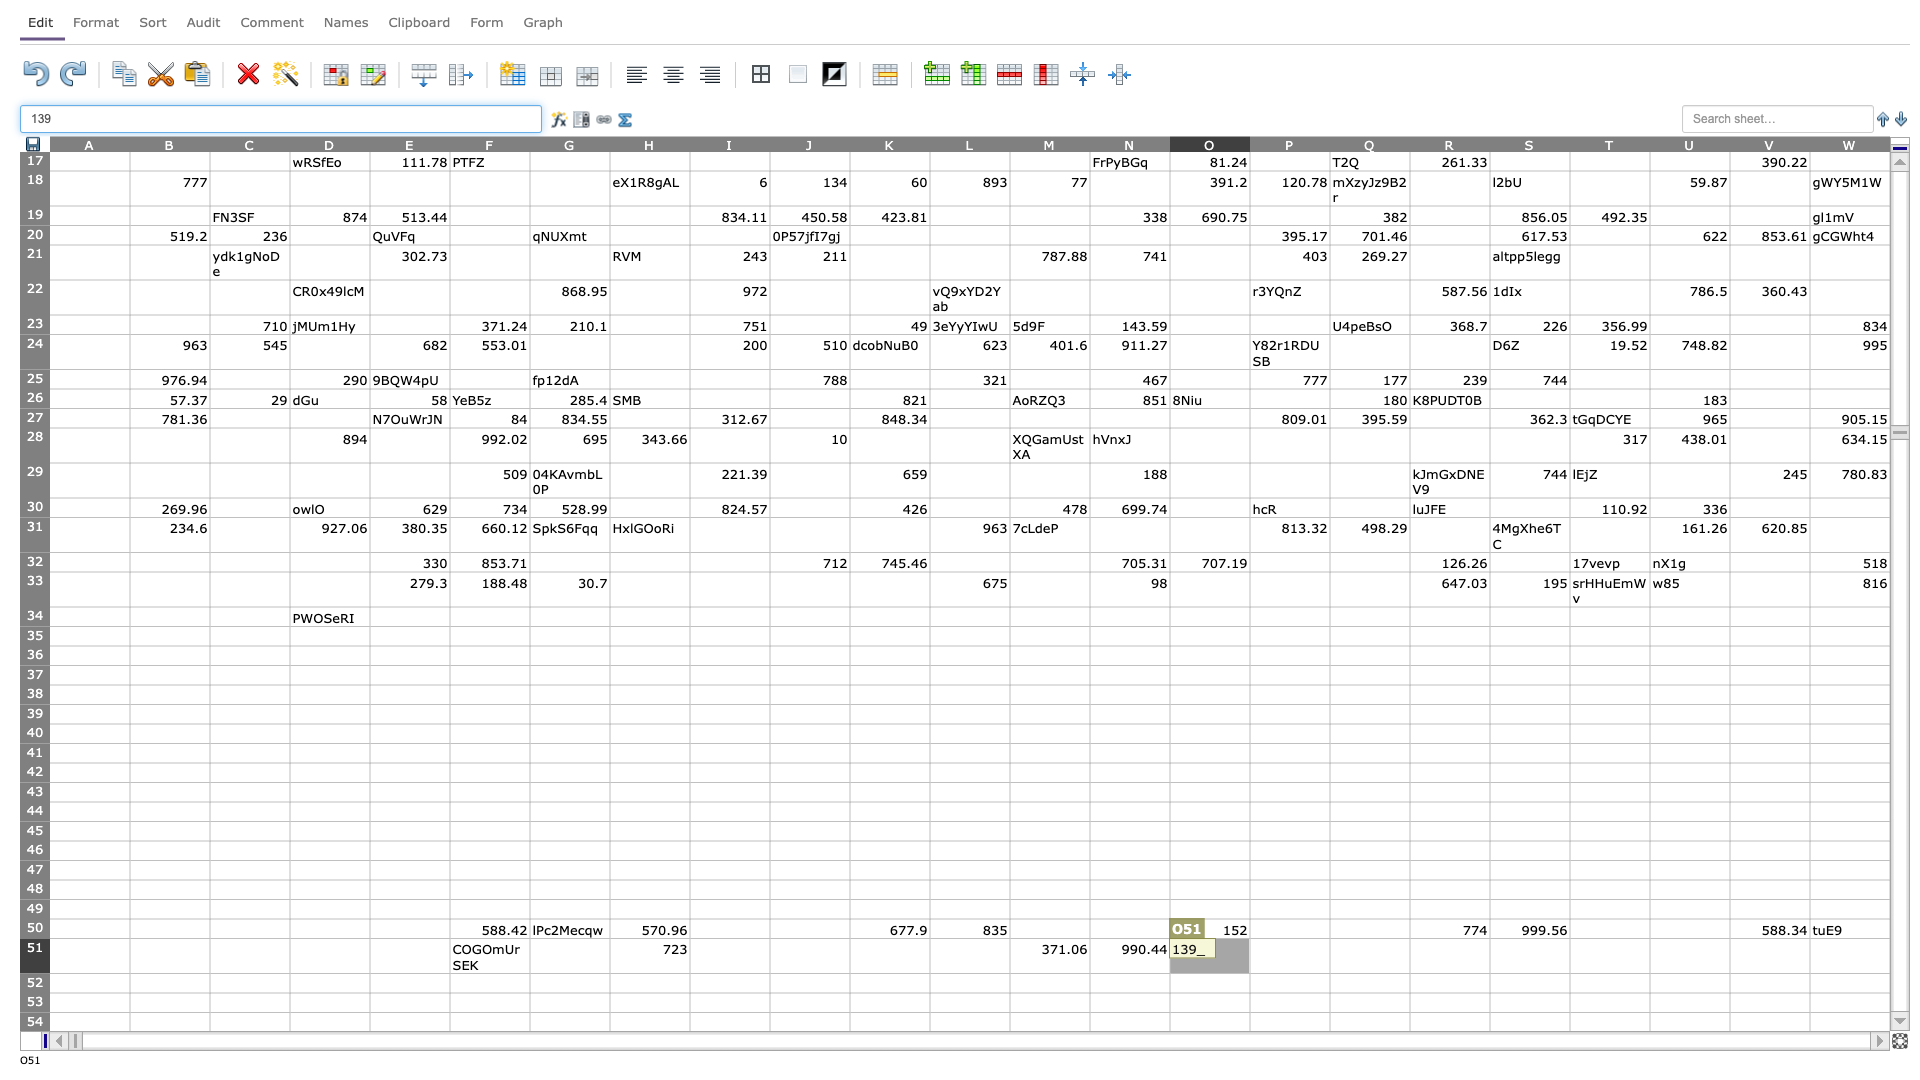 The height and width of the screenshot is (1080, 1920). What do you see at coordinates (1248, 938) in the screenshot?
I see `top left corner of P51` at bounding box center [1248, 938].